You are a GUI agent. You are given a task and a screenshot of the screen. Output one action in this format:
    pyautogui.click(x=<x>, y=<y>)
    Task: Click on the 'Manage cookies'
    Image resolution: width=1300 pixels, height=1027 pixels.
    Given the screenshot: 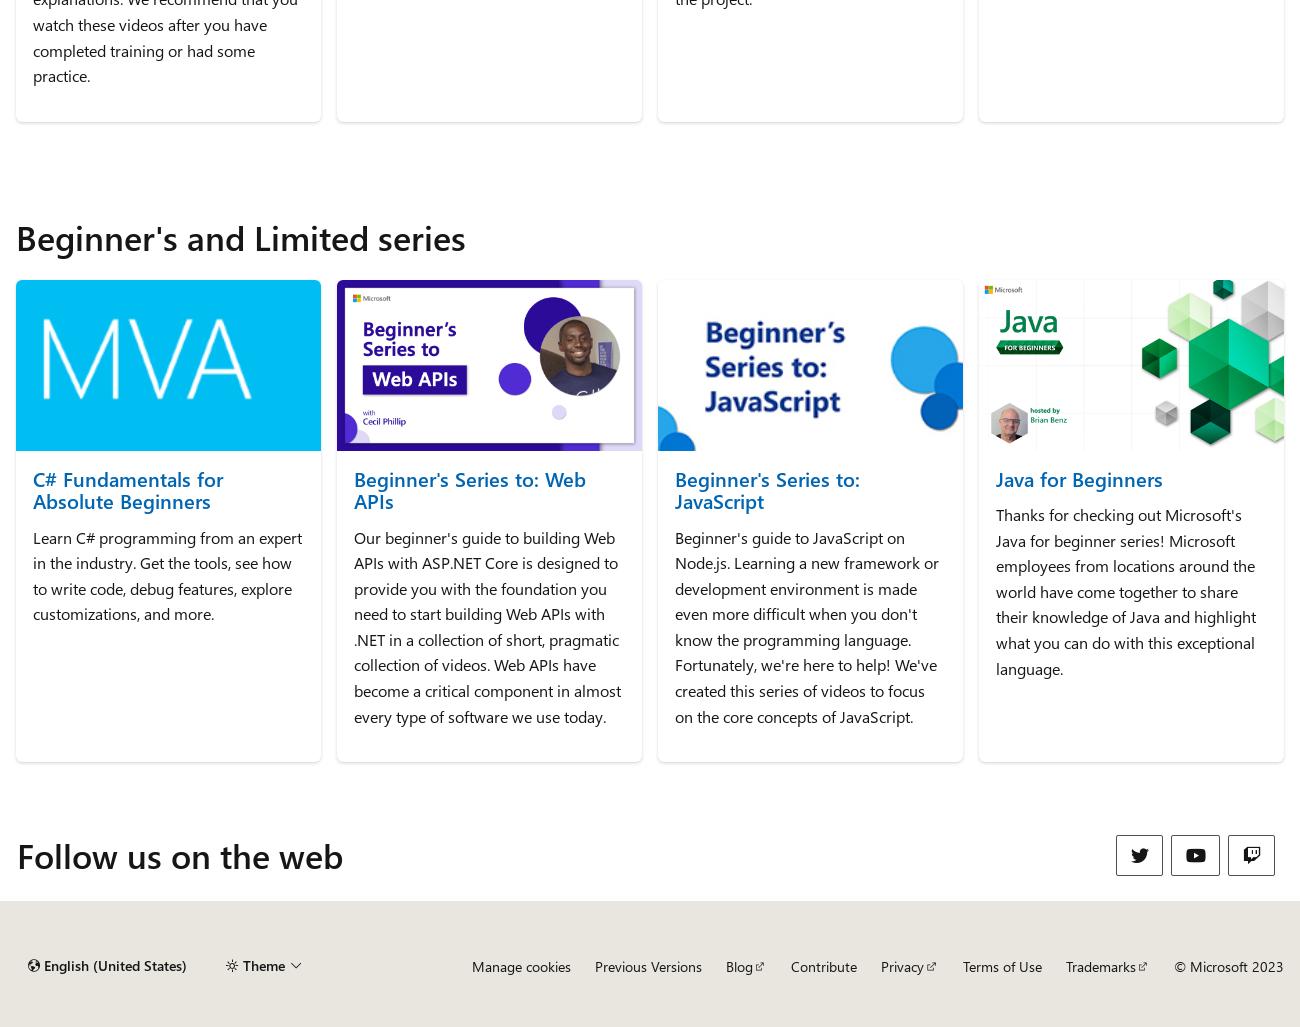 What is the action you would take?
    pyautogui.click(x=520, y=965)
    